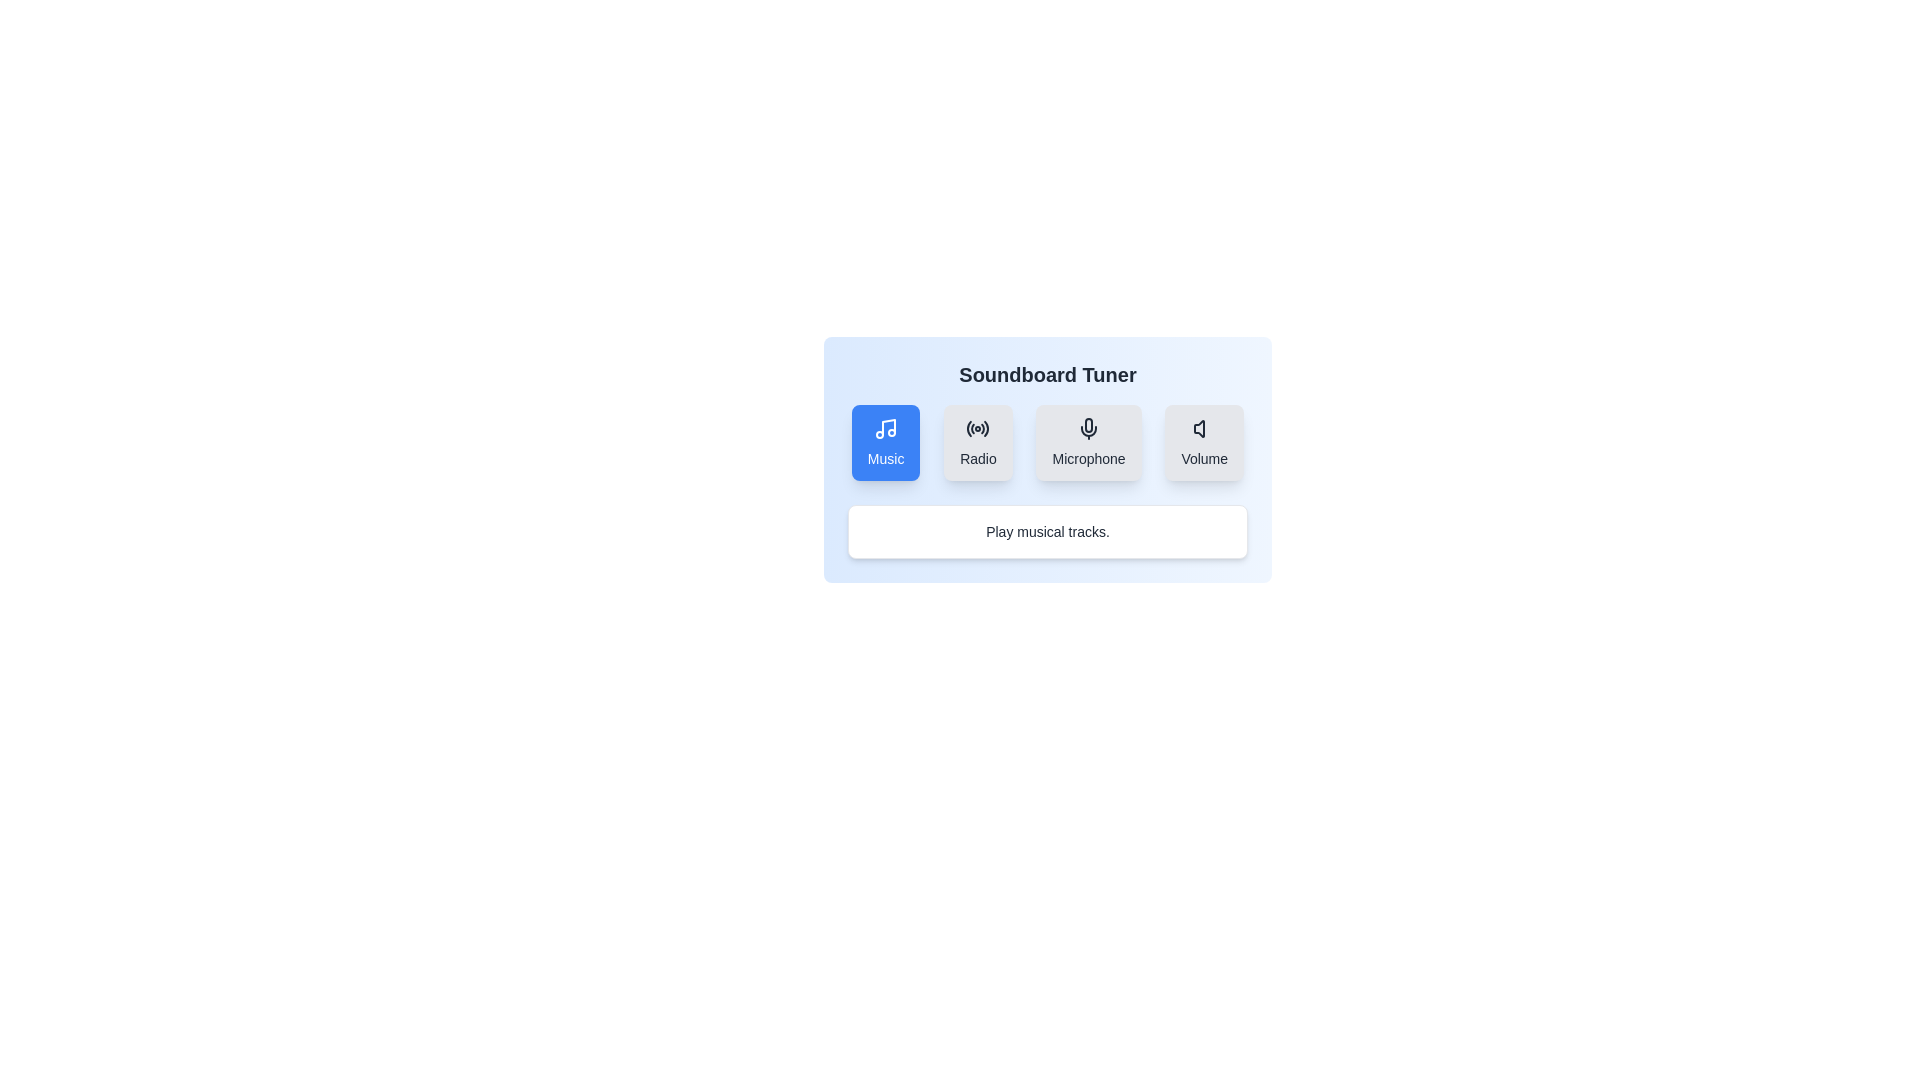 This screenshot has width=1920, height=1080. What do you see at coordinates (1203, 442) in the screenshot?
I see `the Volume option to observe the visual change` at bounding box center [1203, 442].